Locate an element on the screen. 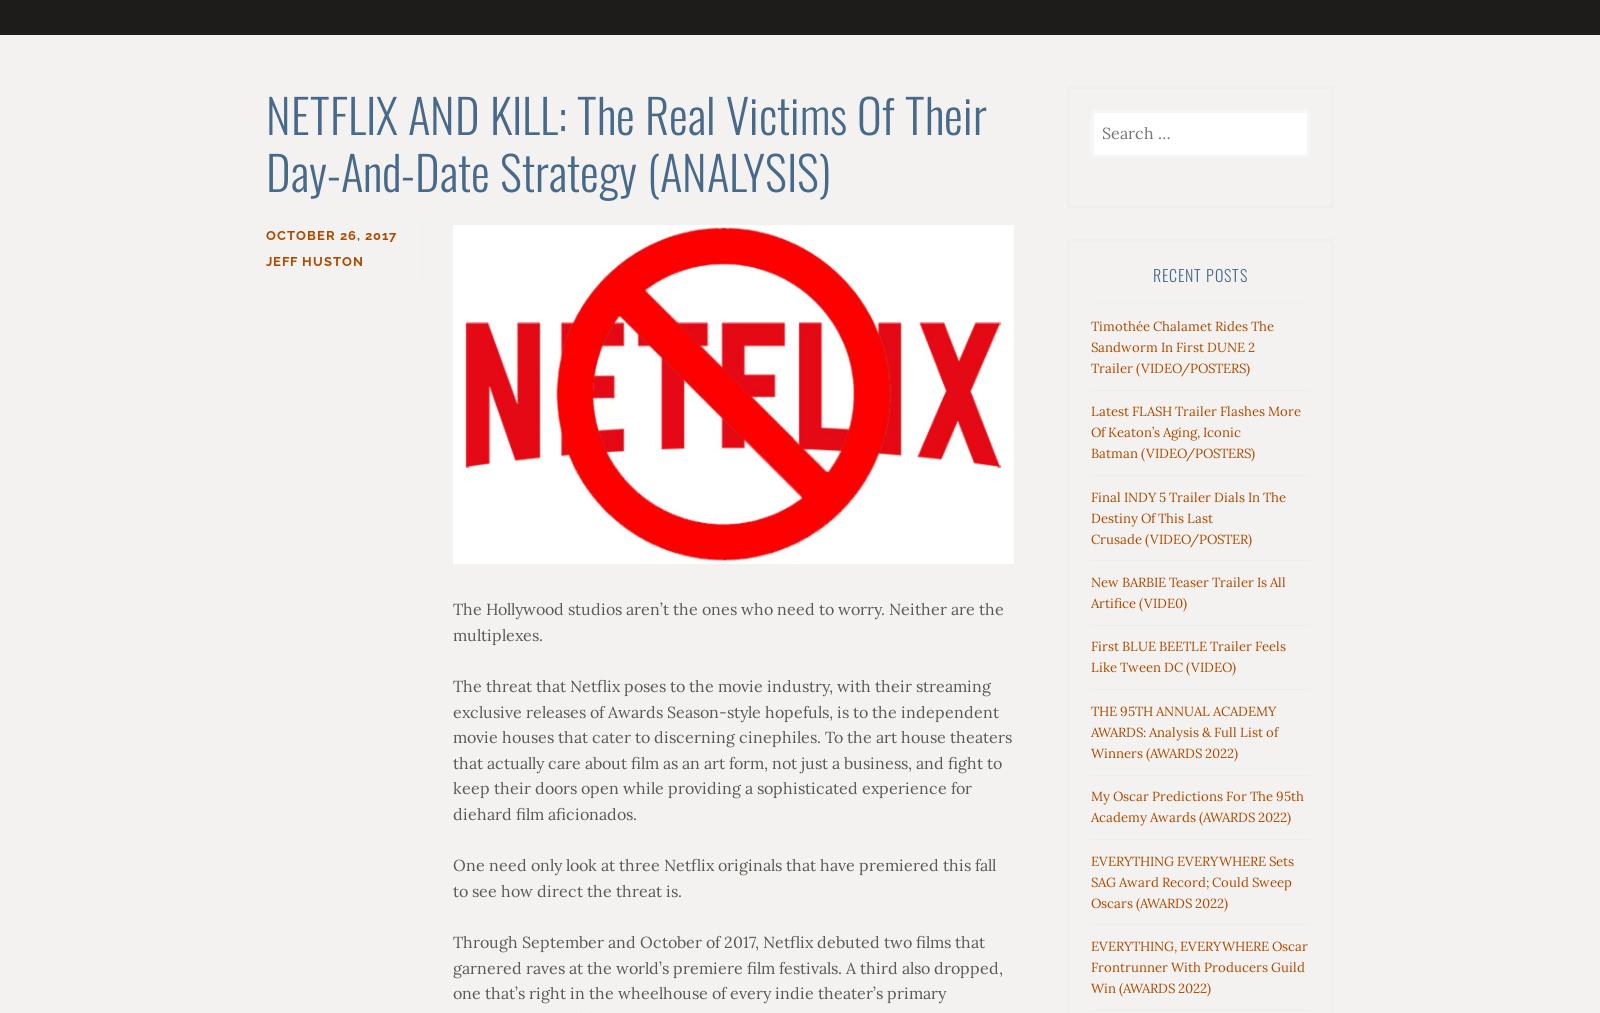  'Jeff Huston' is located at coordinates (315, 260).